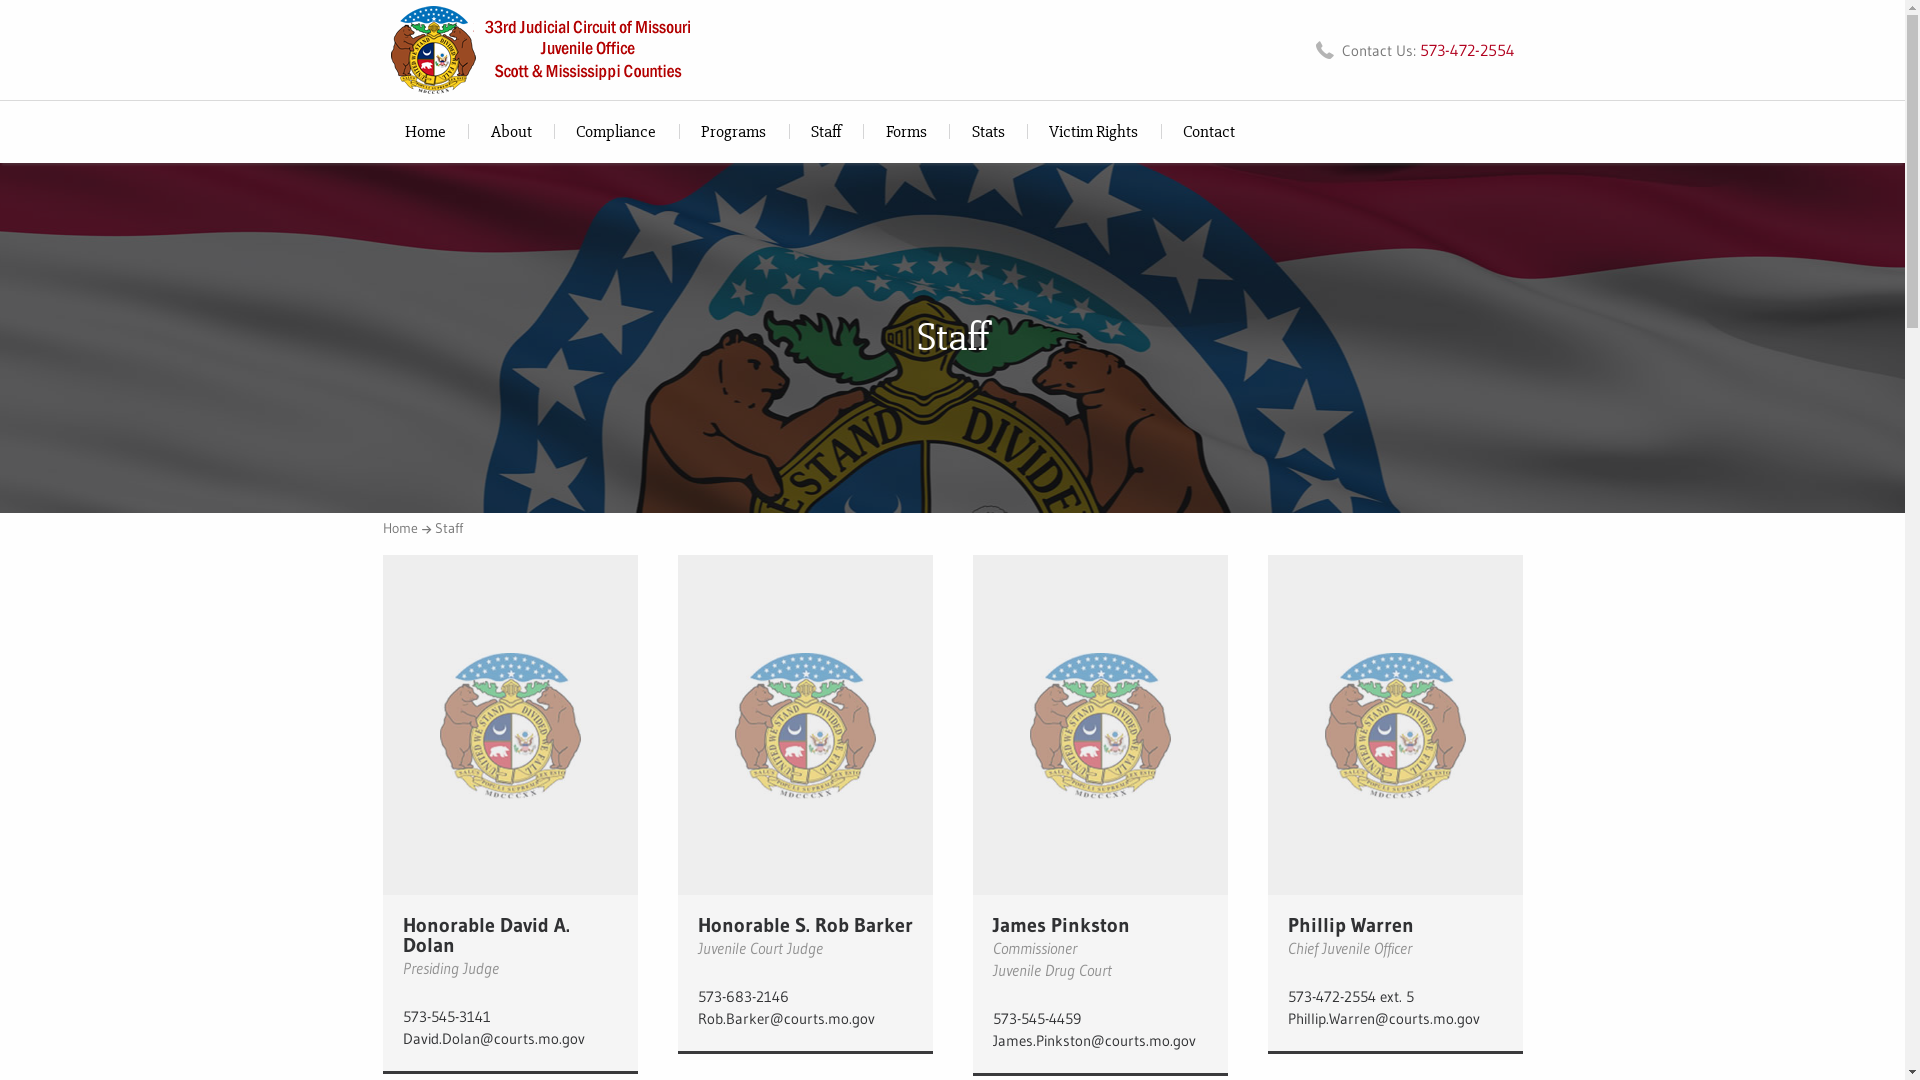 The image size is (1920, 1080). I want to click on 'Staff', so click(446, 527).